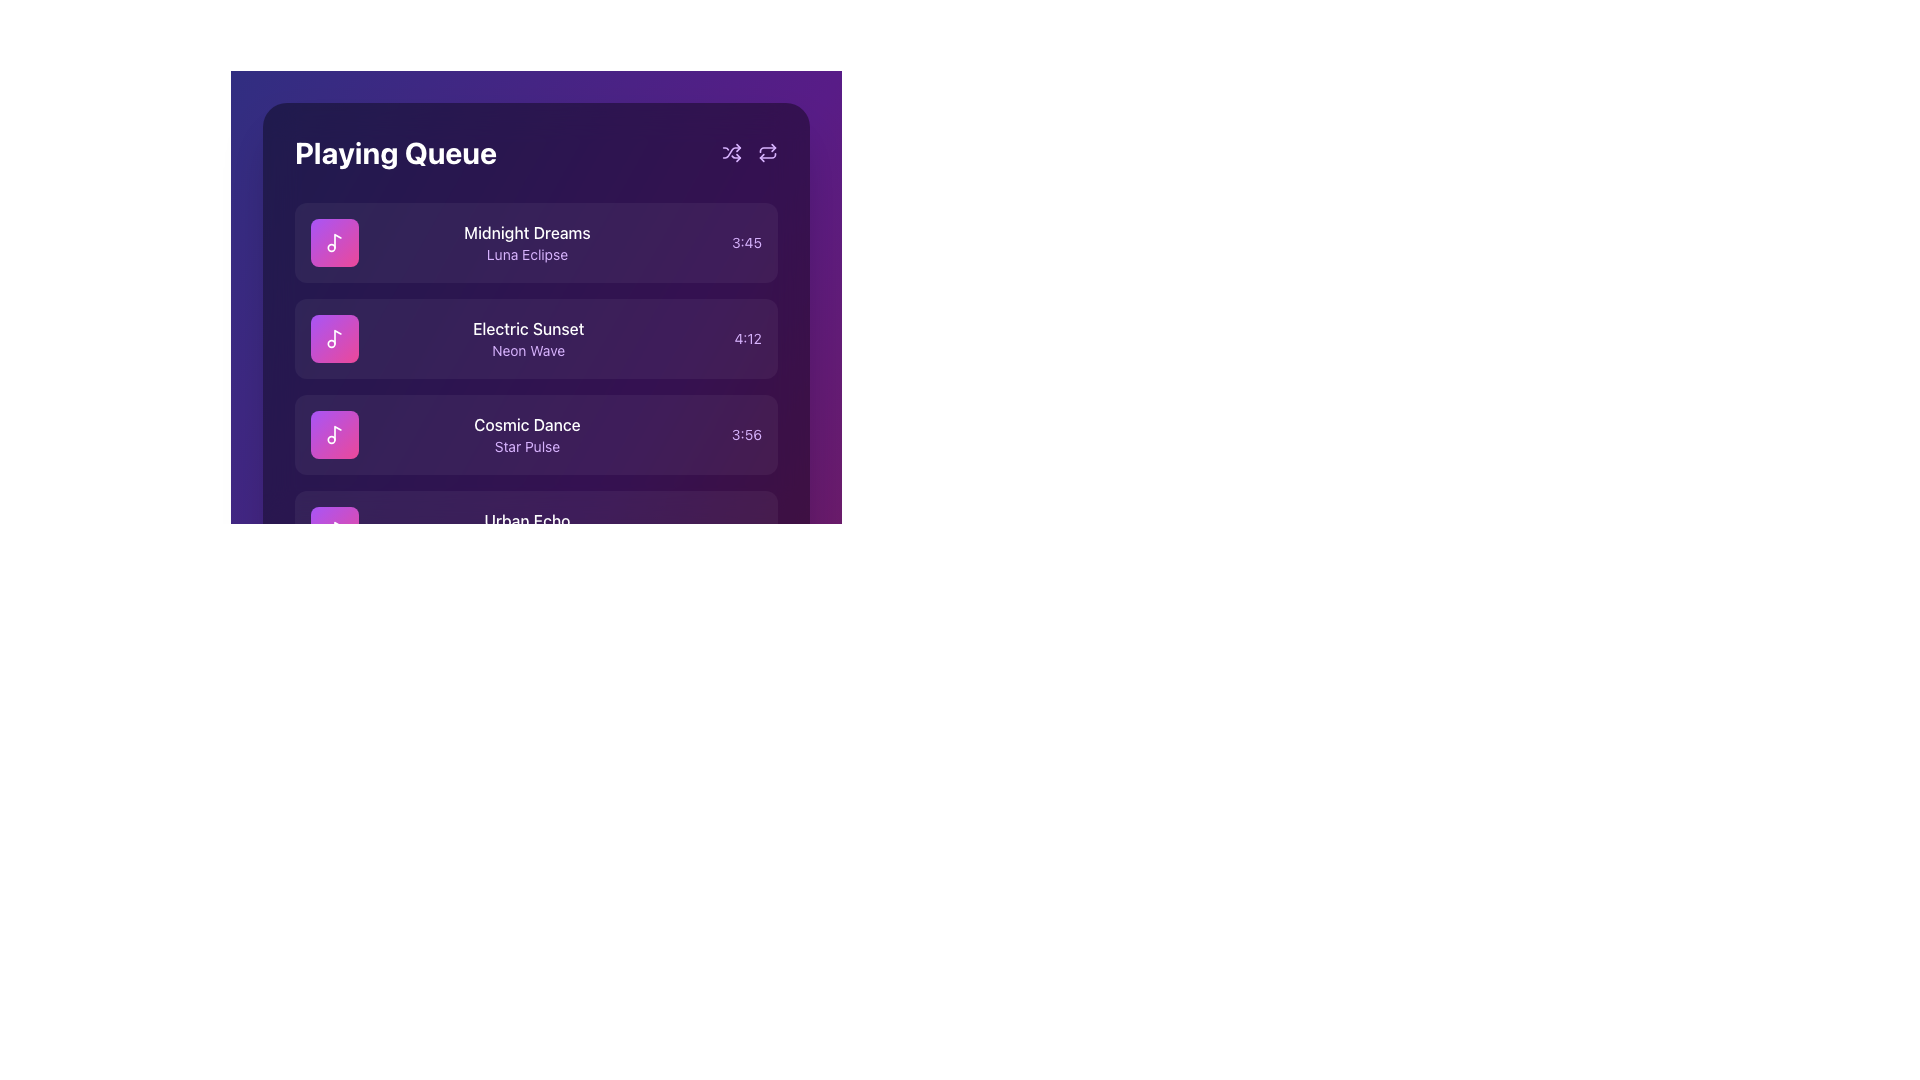 The height and width of the screenshot is (1080, 1920). Describe the element at coordinates (536, 434) in the screenshot. I see `the third item in the 'Playing Queue' section, which represents a music track` at that location.